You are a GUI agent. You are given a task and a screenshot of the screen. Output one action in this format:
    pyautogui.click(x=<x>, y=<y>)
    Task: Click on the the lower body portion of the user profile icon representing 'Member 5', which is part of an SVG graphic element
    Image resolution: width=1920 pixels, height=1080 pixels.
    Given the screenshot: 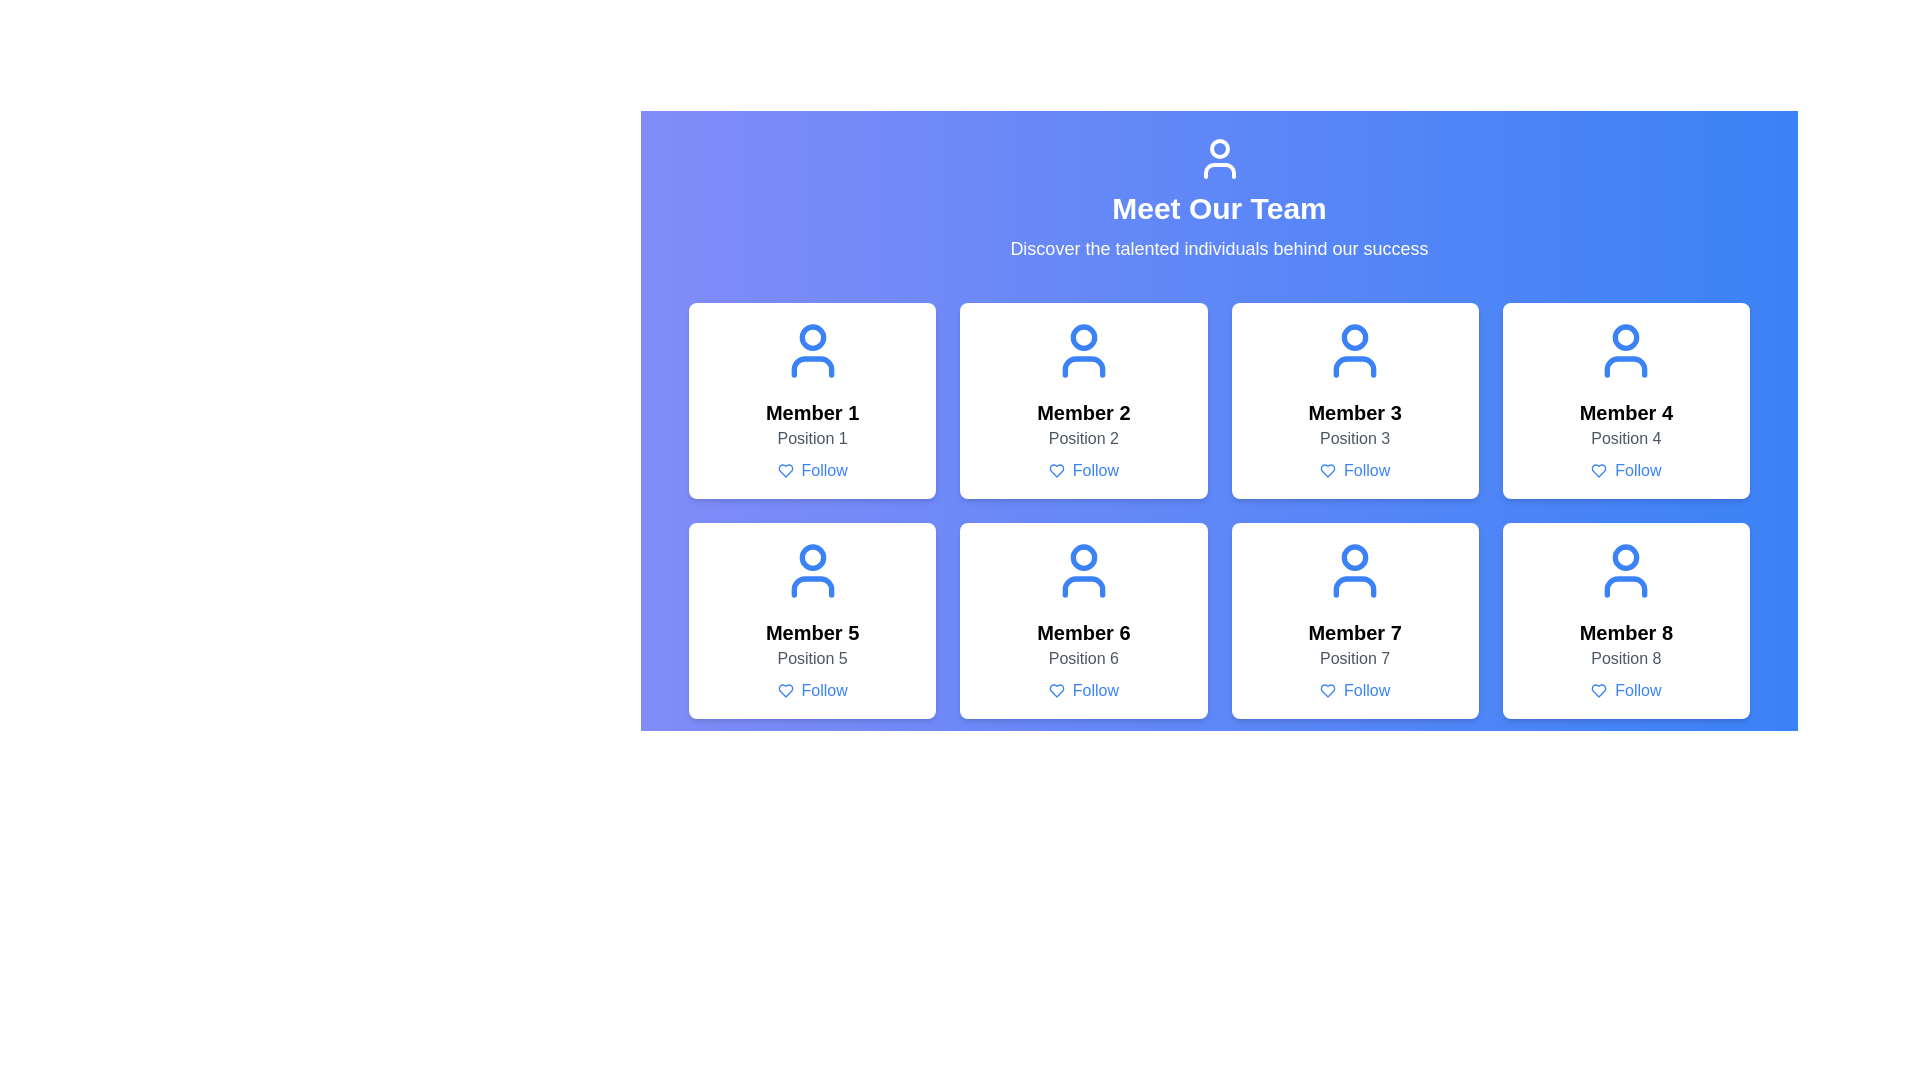 What is the action you would take?
    pyautogui.click(x=812, y=585)
    